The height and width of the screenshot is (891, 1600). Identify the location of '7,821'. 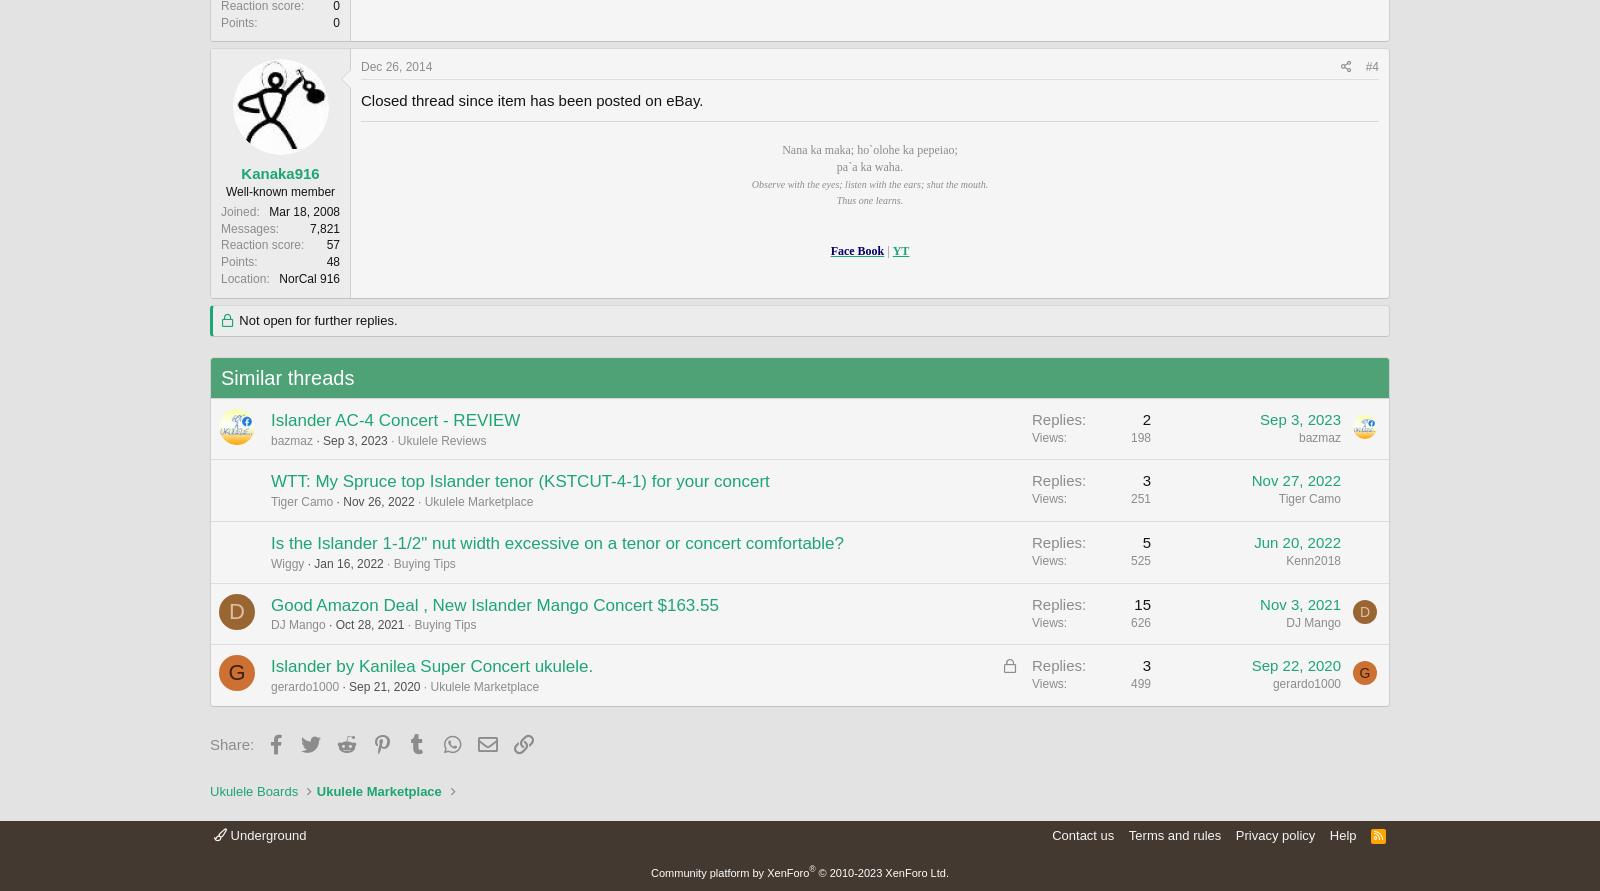
(308, 228).